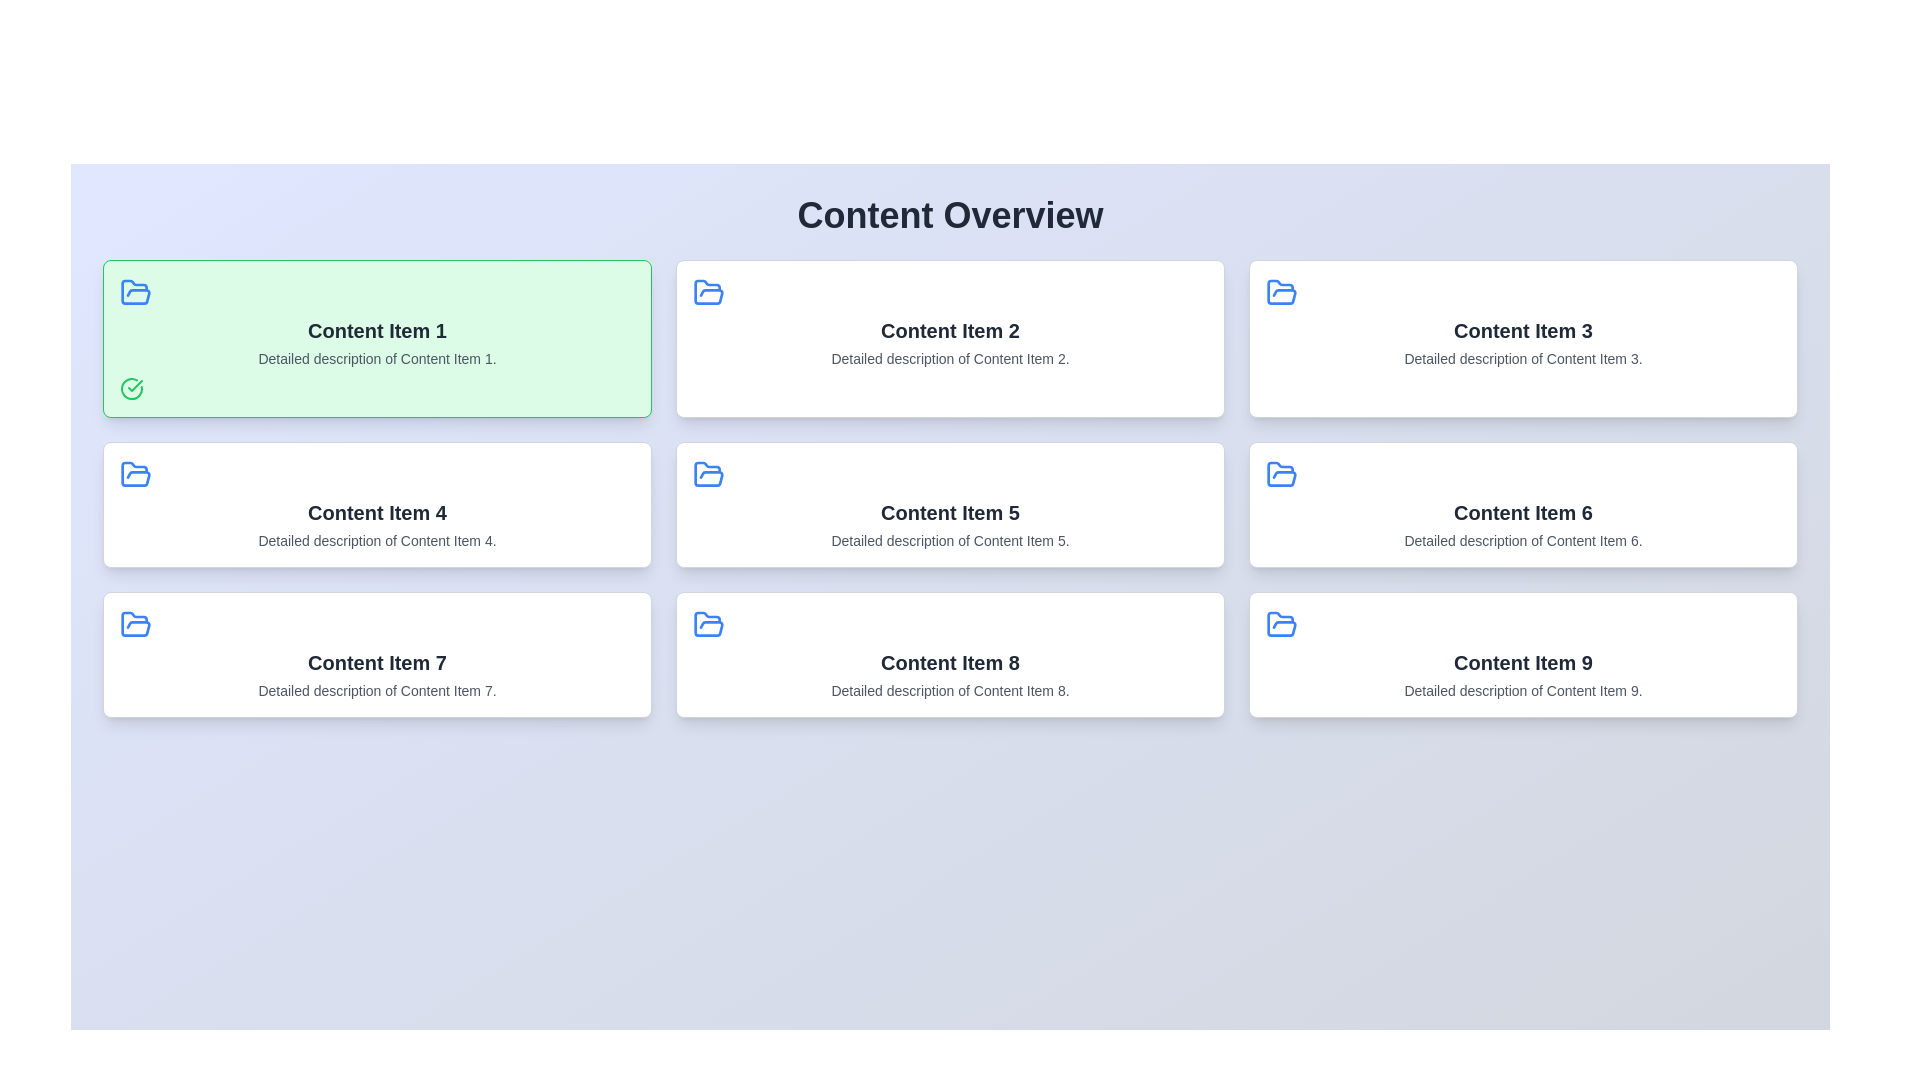 The height and width of the screenshot is (1080, 1920). What do you see at coordinates (134, 474) in the screenshot?
I see `the icon representing content storage or organization located in the upper-left corner of the 'Content Item 4' box, which is the second card in the left column of the content grid` at bounding box center [134, 474].